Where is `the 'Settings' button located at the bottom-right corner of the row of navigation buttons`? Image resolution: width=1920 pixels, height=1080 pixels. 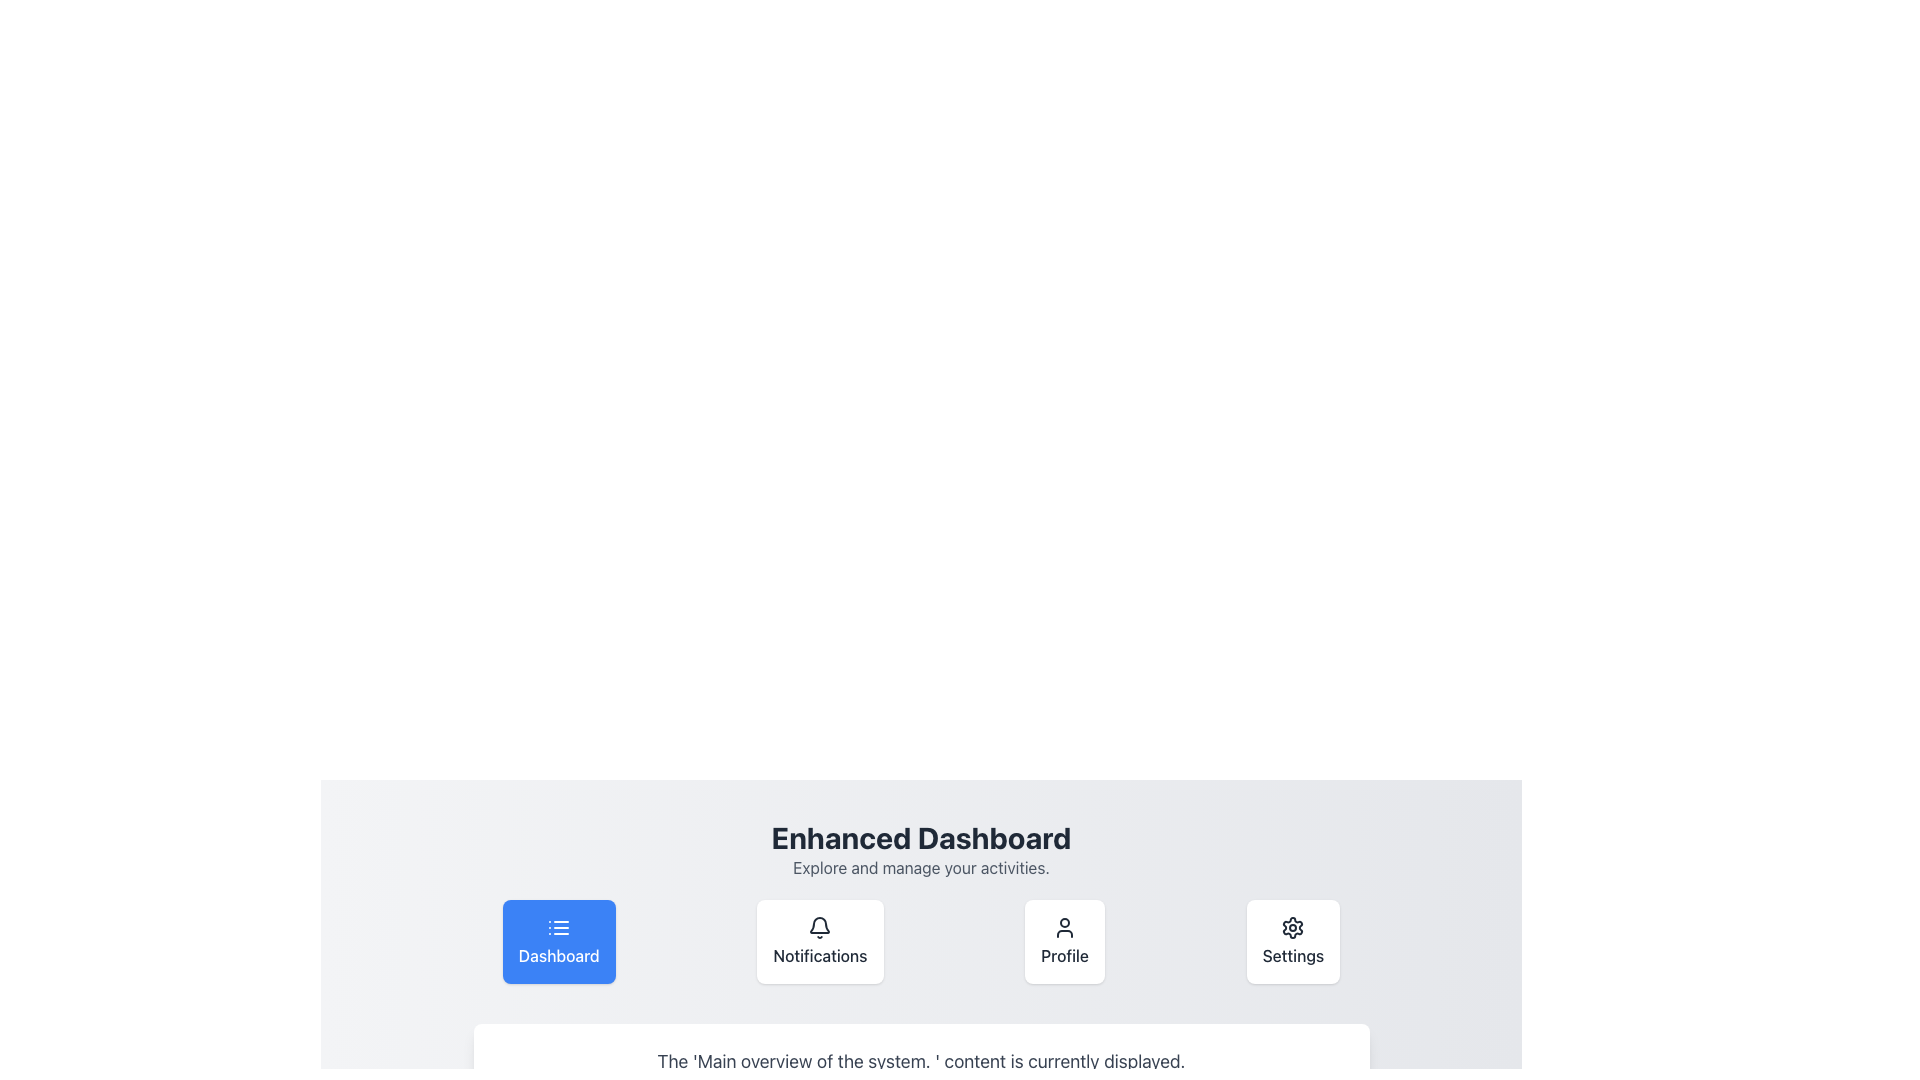 the 'Settings' button located at the bottom-right corner of the row of navigation buttons is located at coordinates (1293, 941).